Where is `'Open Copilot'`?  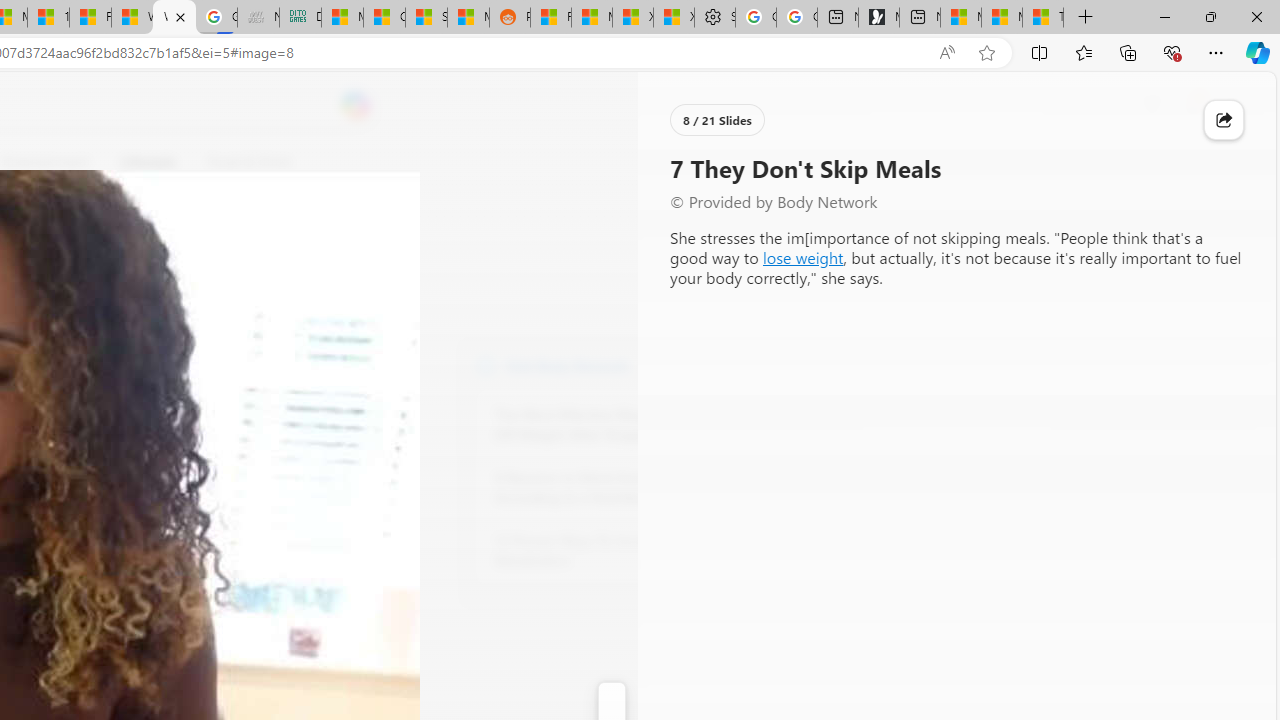 'Open Copilot' is located at coordinates (355, 105).